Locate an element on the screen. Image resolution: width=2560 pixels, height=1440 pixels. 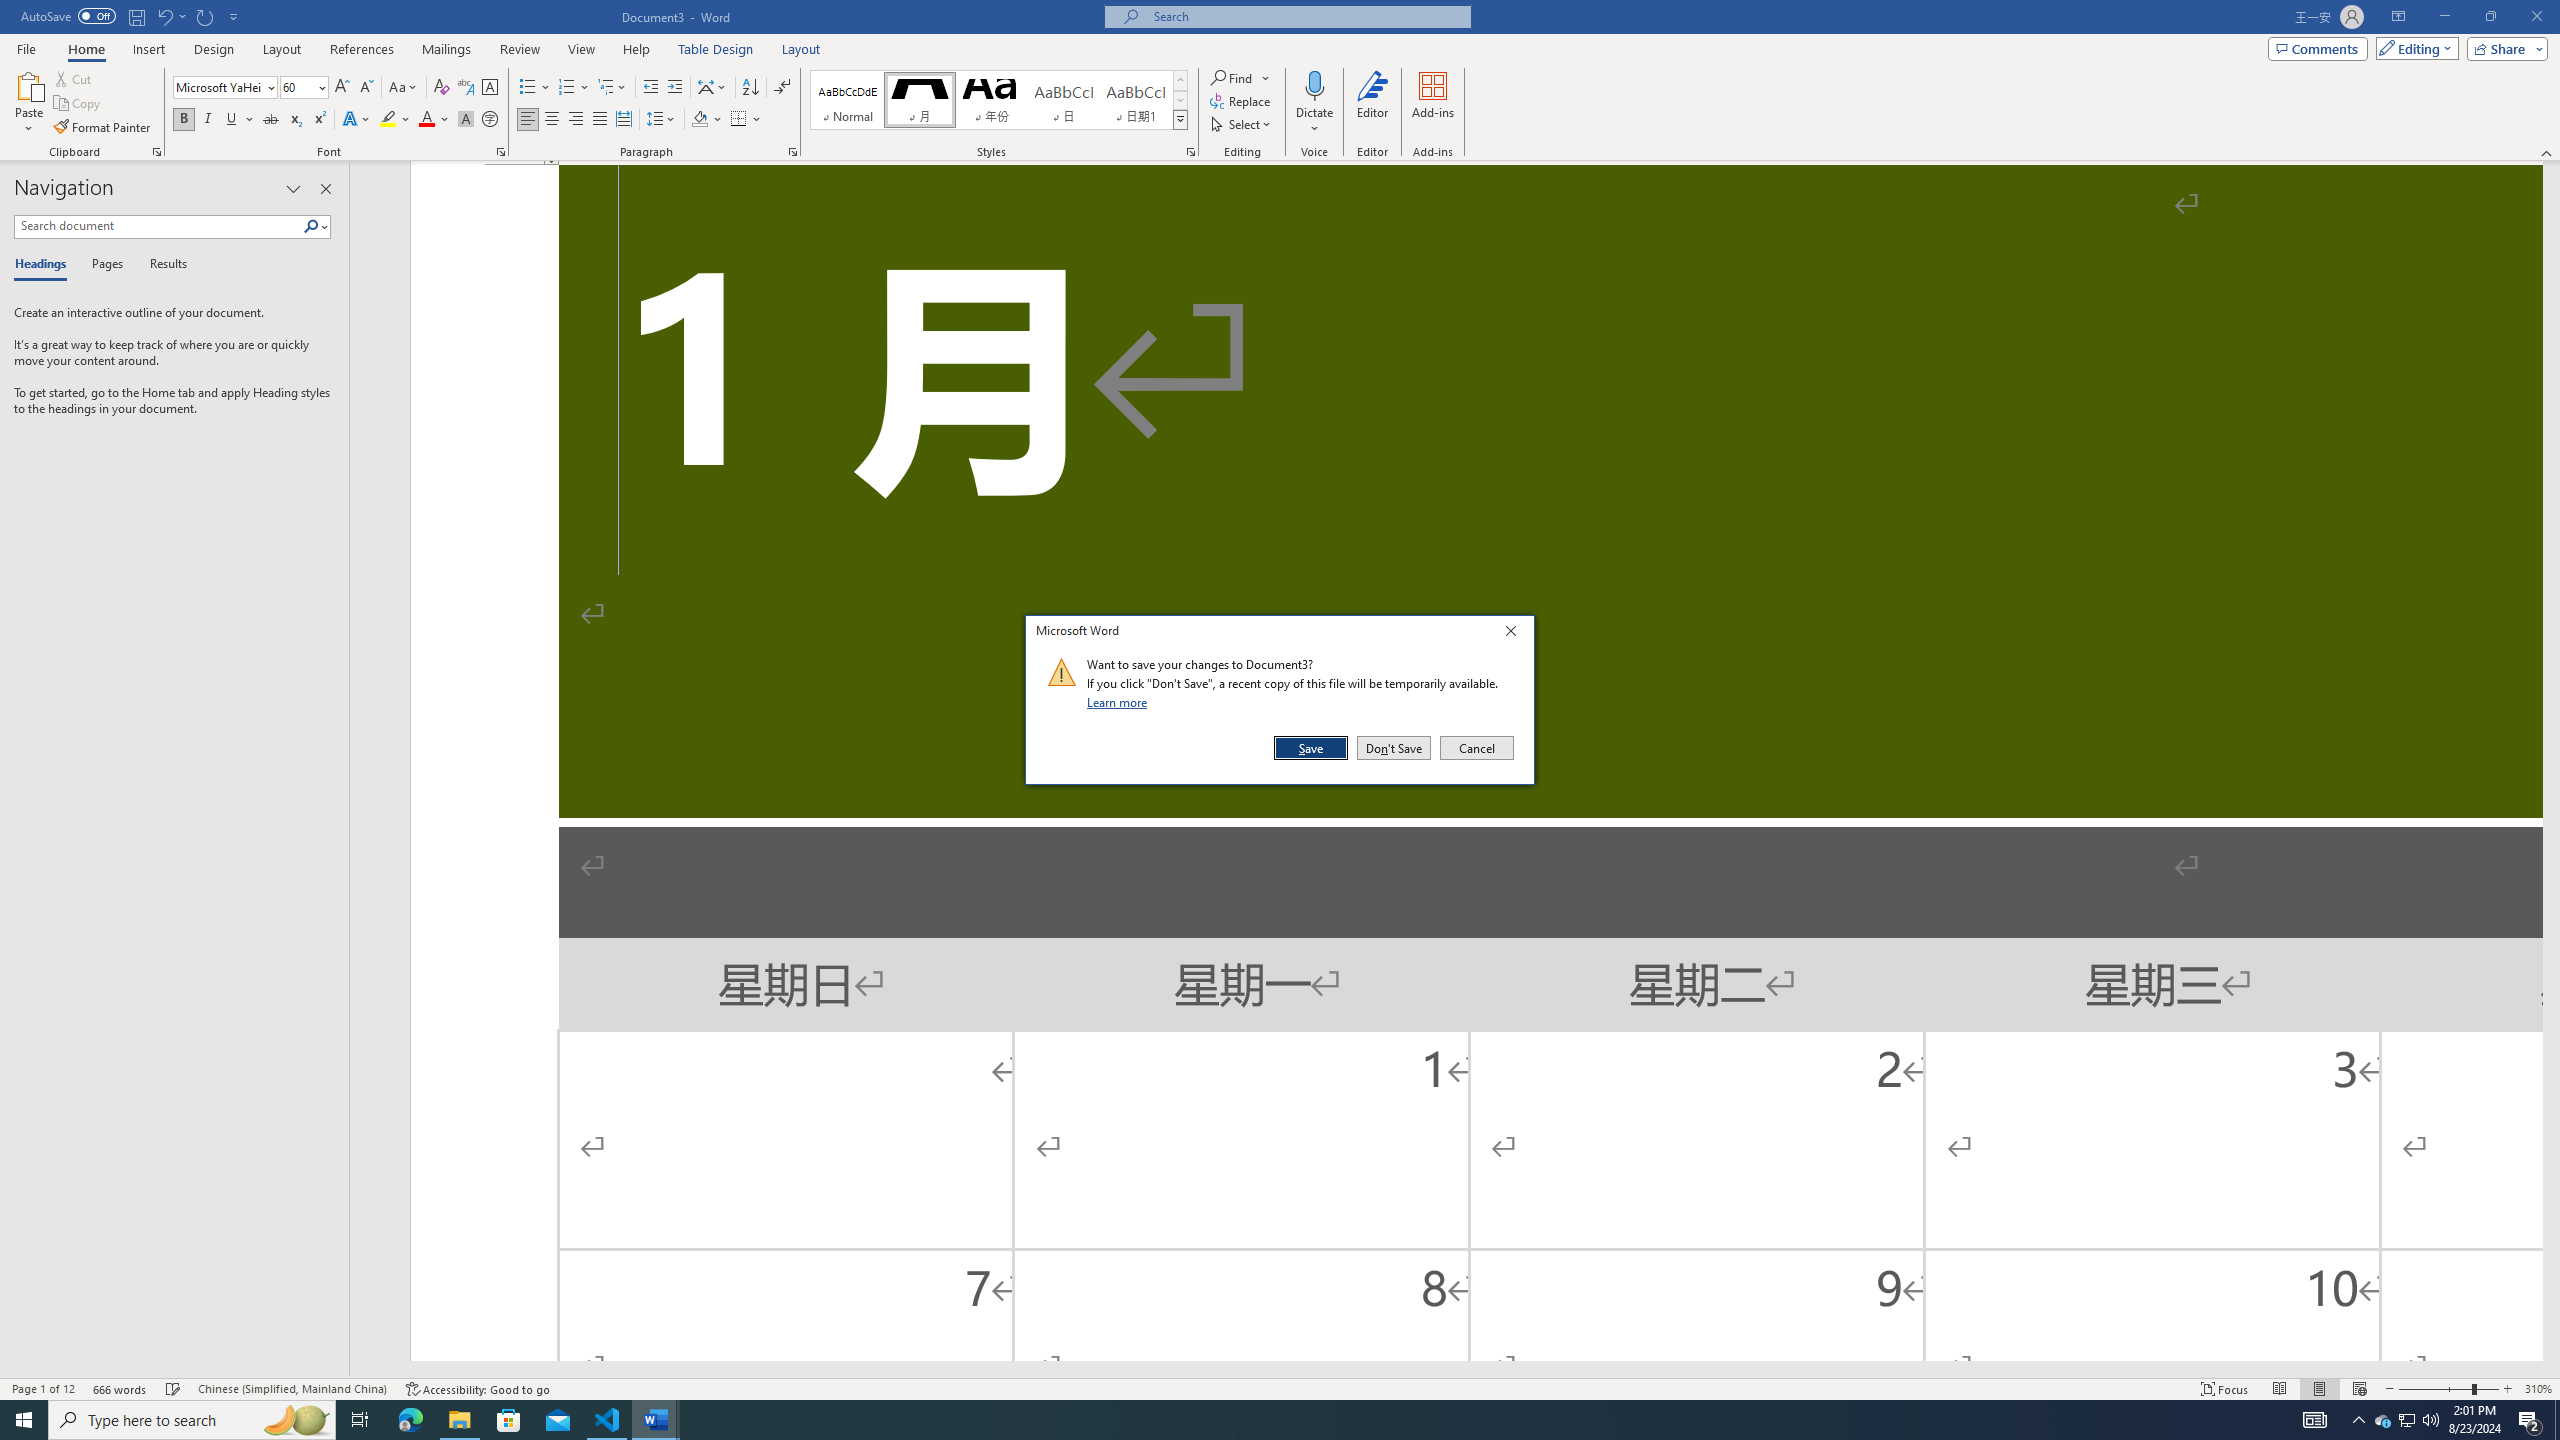
'Word Count 666 words' is located at coordinates (121, 1389).